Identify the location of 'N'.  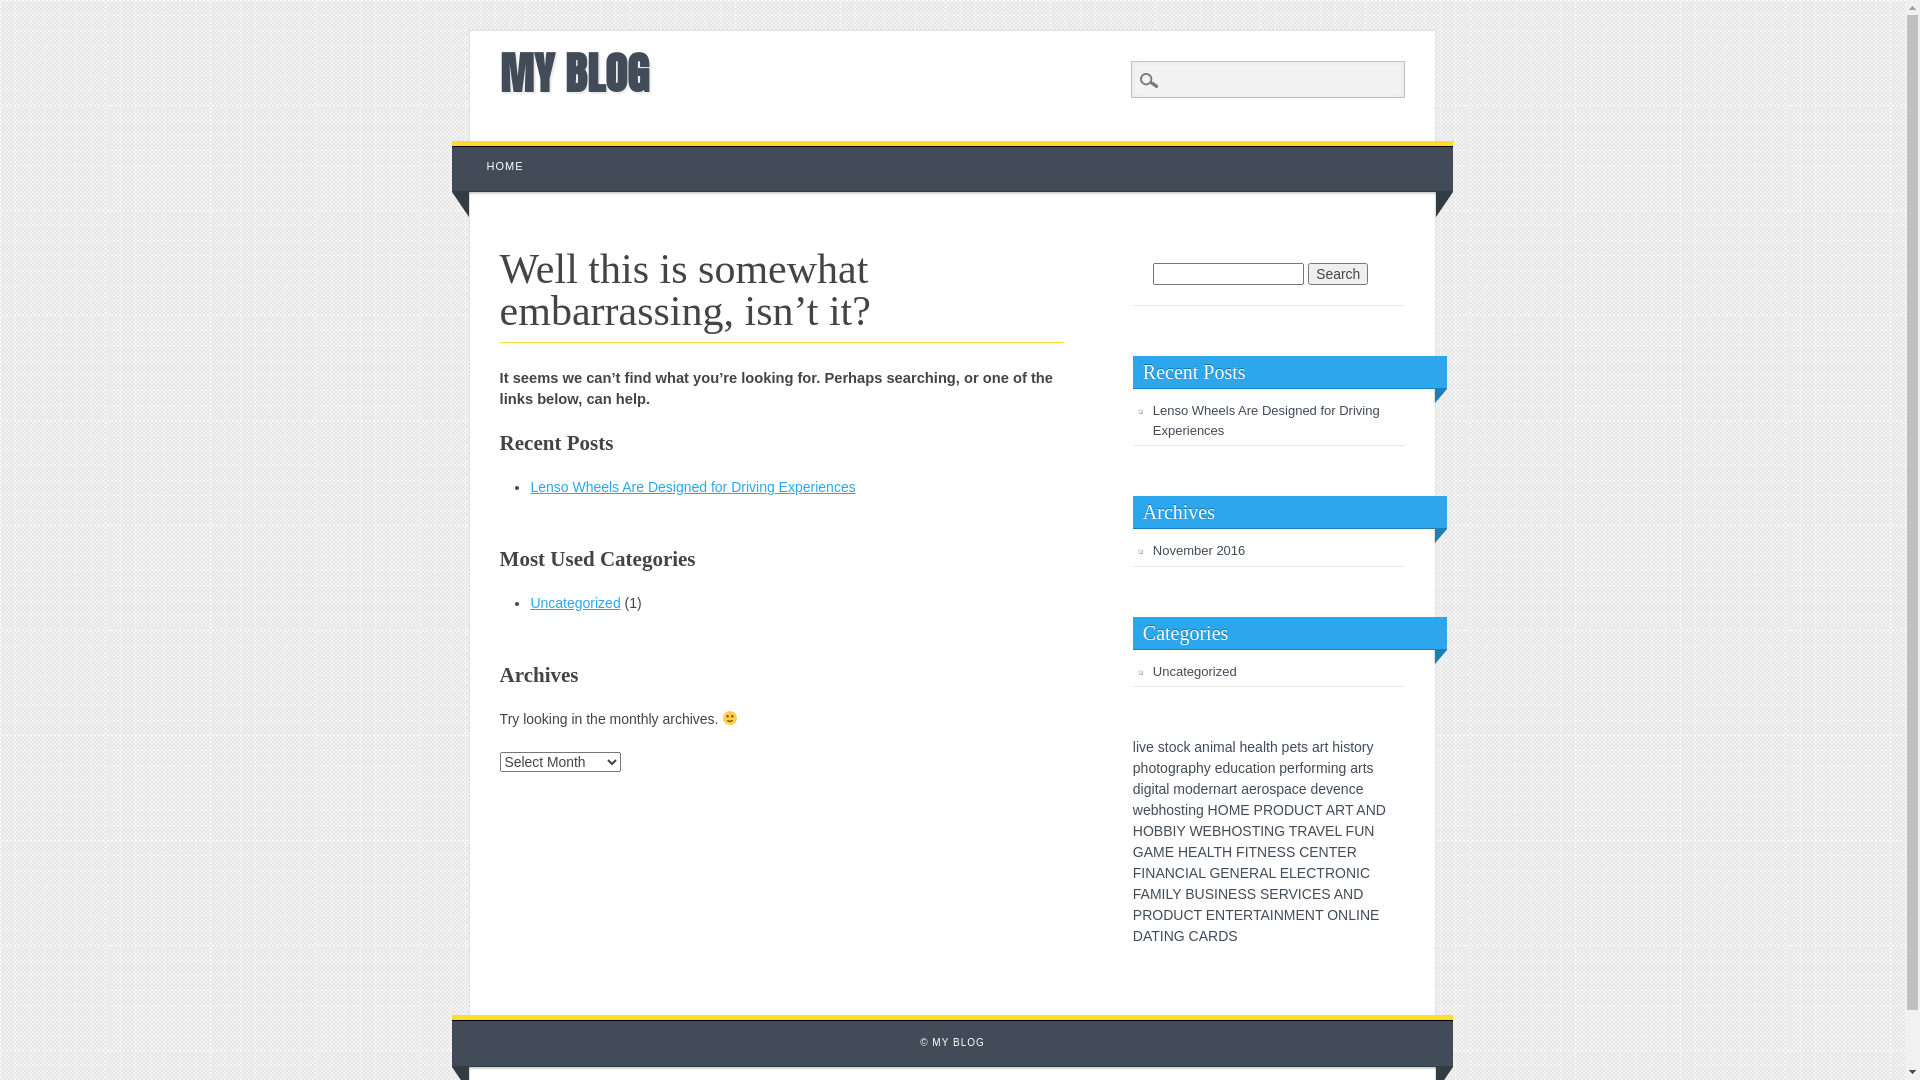
(1233, 871).